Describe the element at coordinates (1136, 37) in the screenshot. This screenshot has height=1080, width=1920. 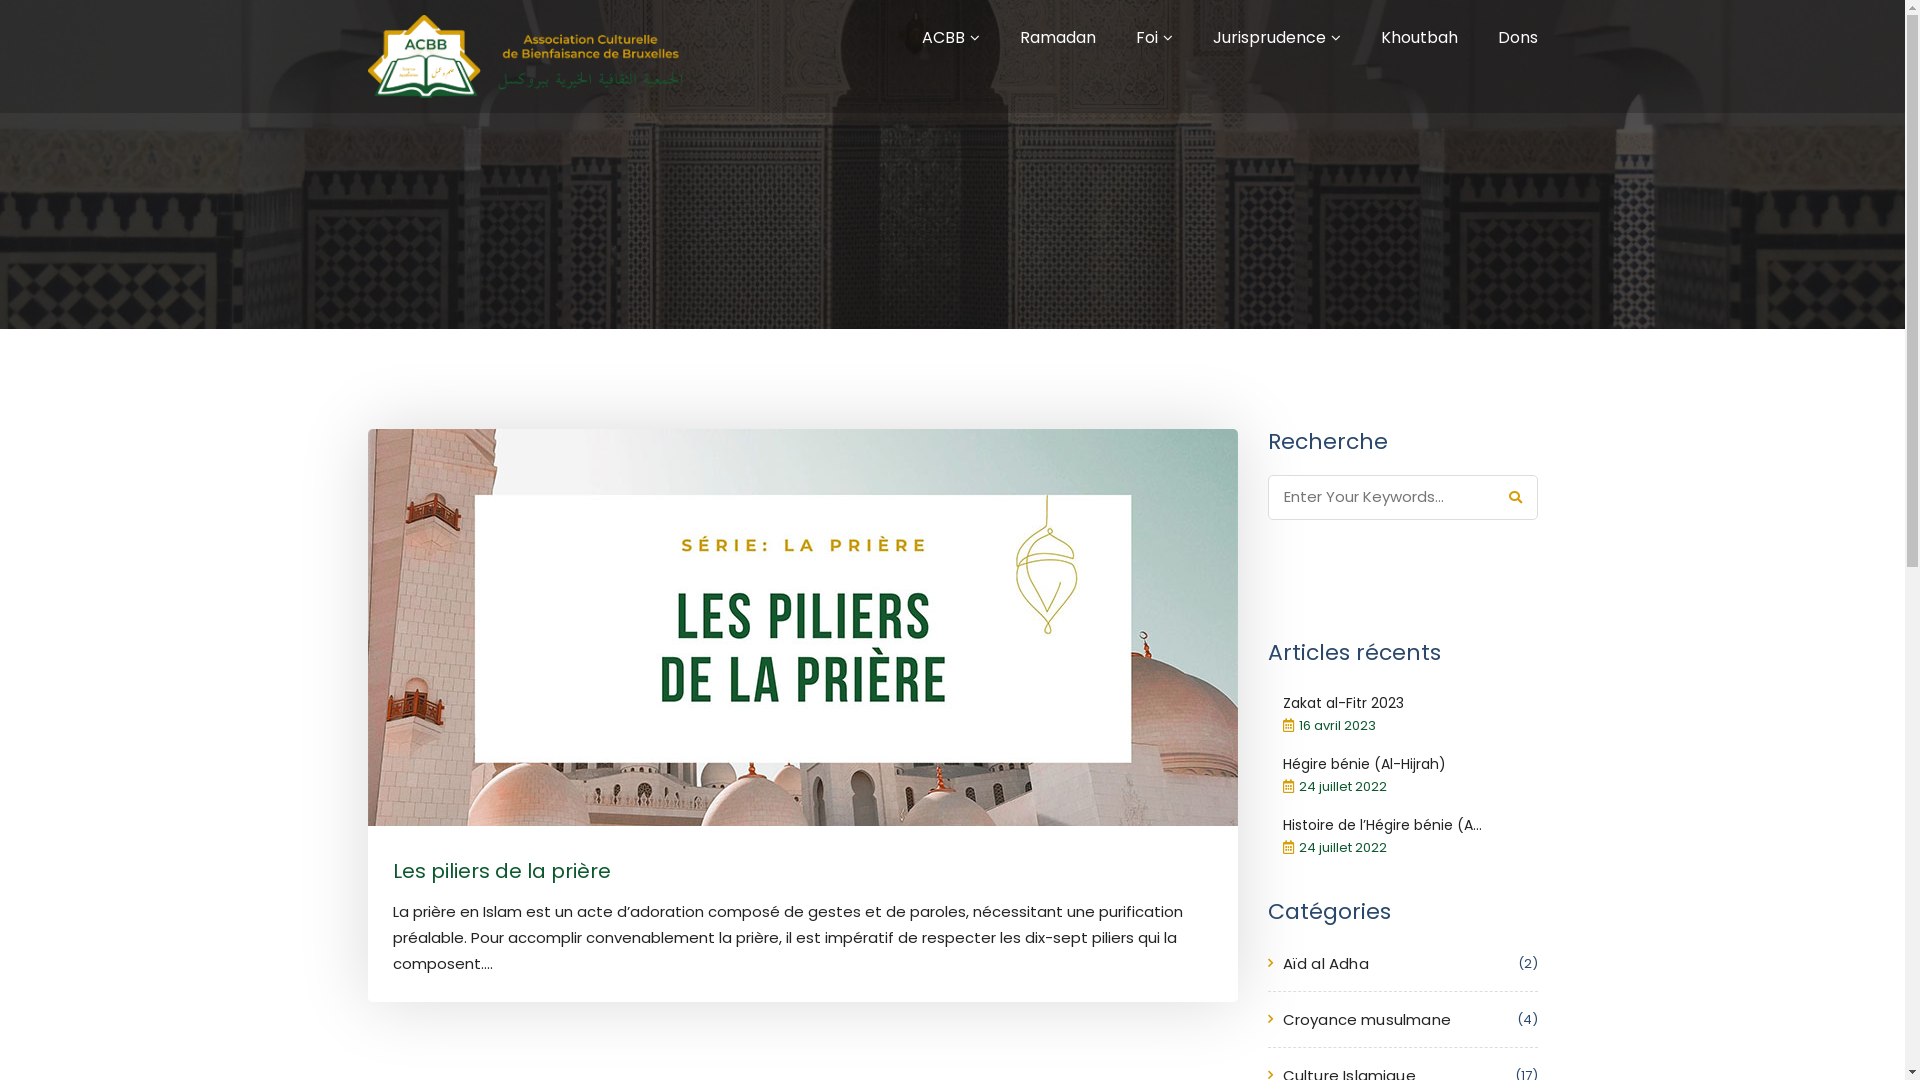
I see `'Foi'` at that location.